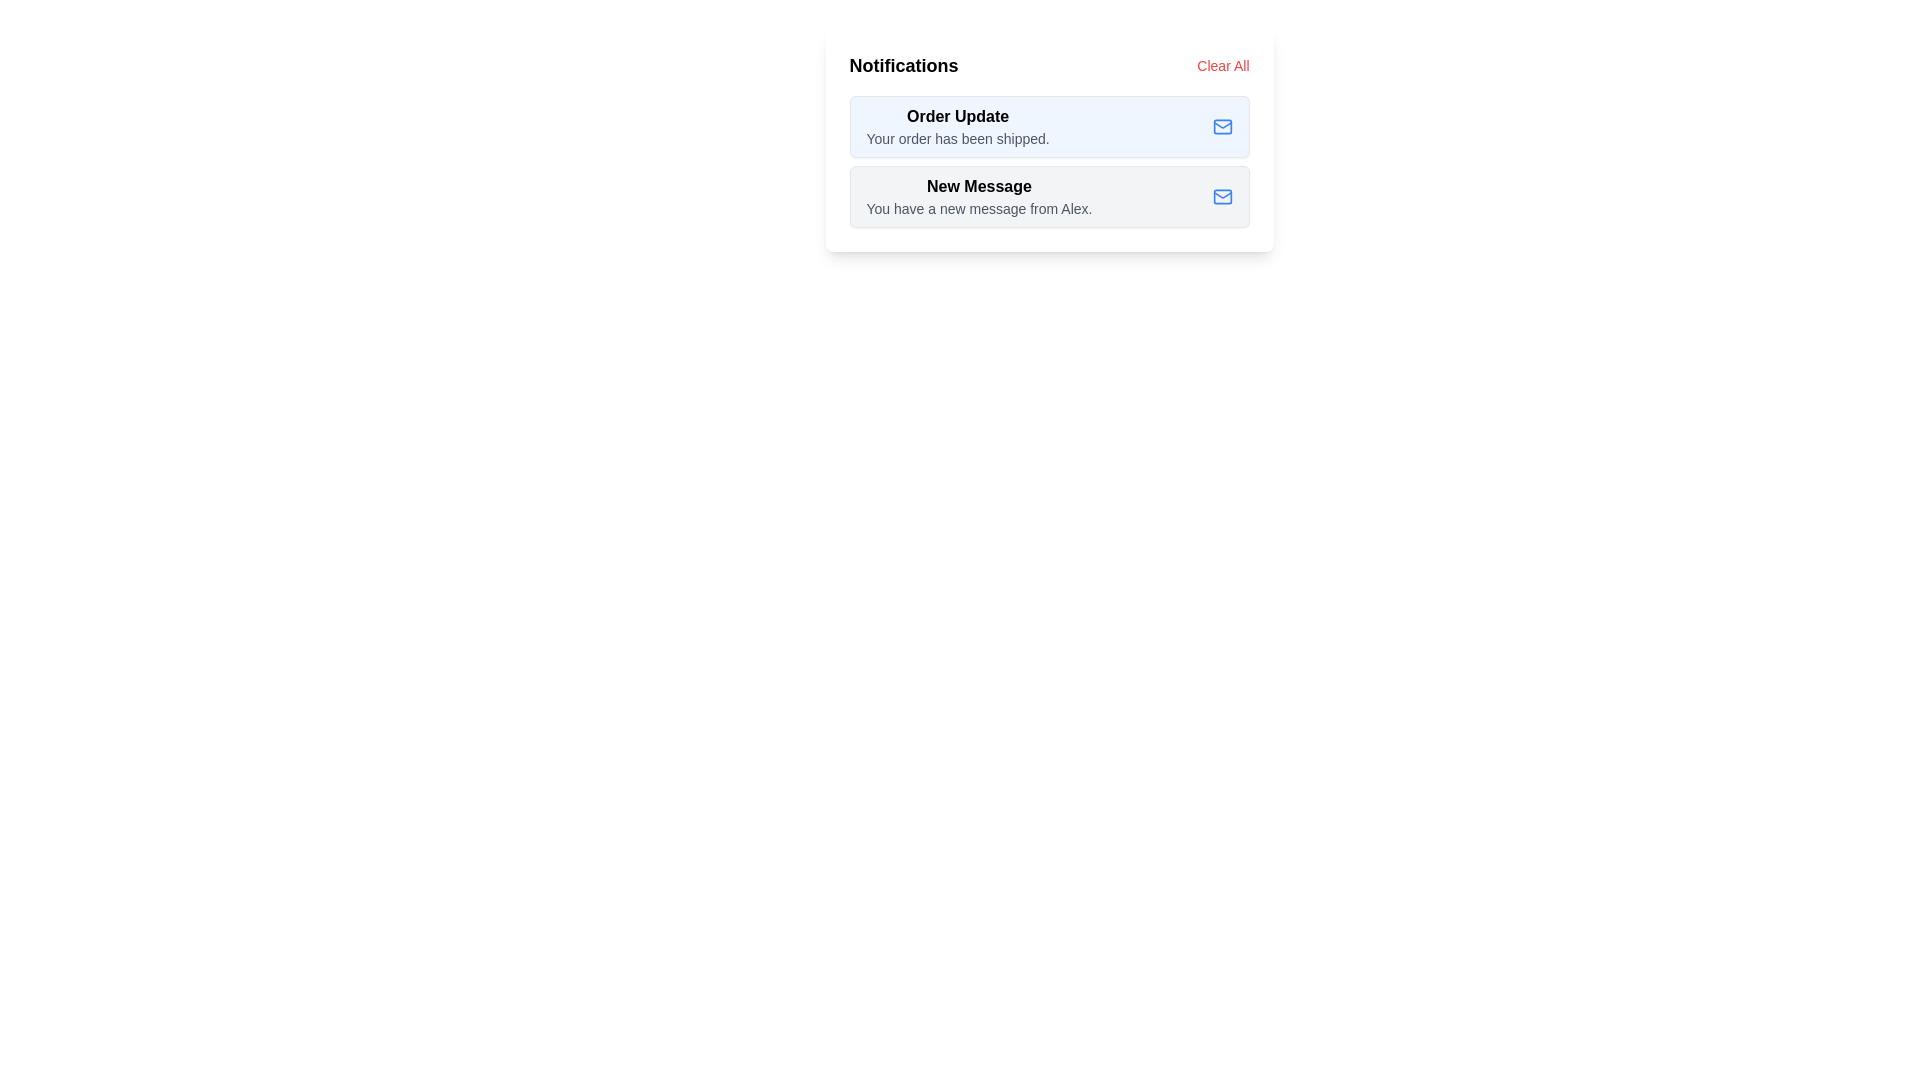 The width and height of the screenshot is (1920, 1080). What do you see at coordinates (979, 208) in the screenshot?
I see `text snippet that says 'You have a new message from Alex.' which is styled in gray and located under the 'New Message' title in the Notifications section` at bounding box center [979, 208].